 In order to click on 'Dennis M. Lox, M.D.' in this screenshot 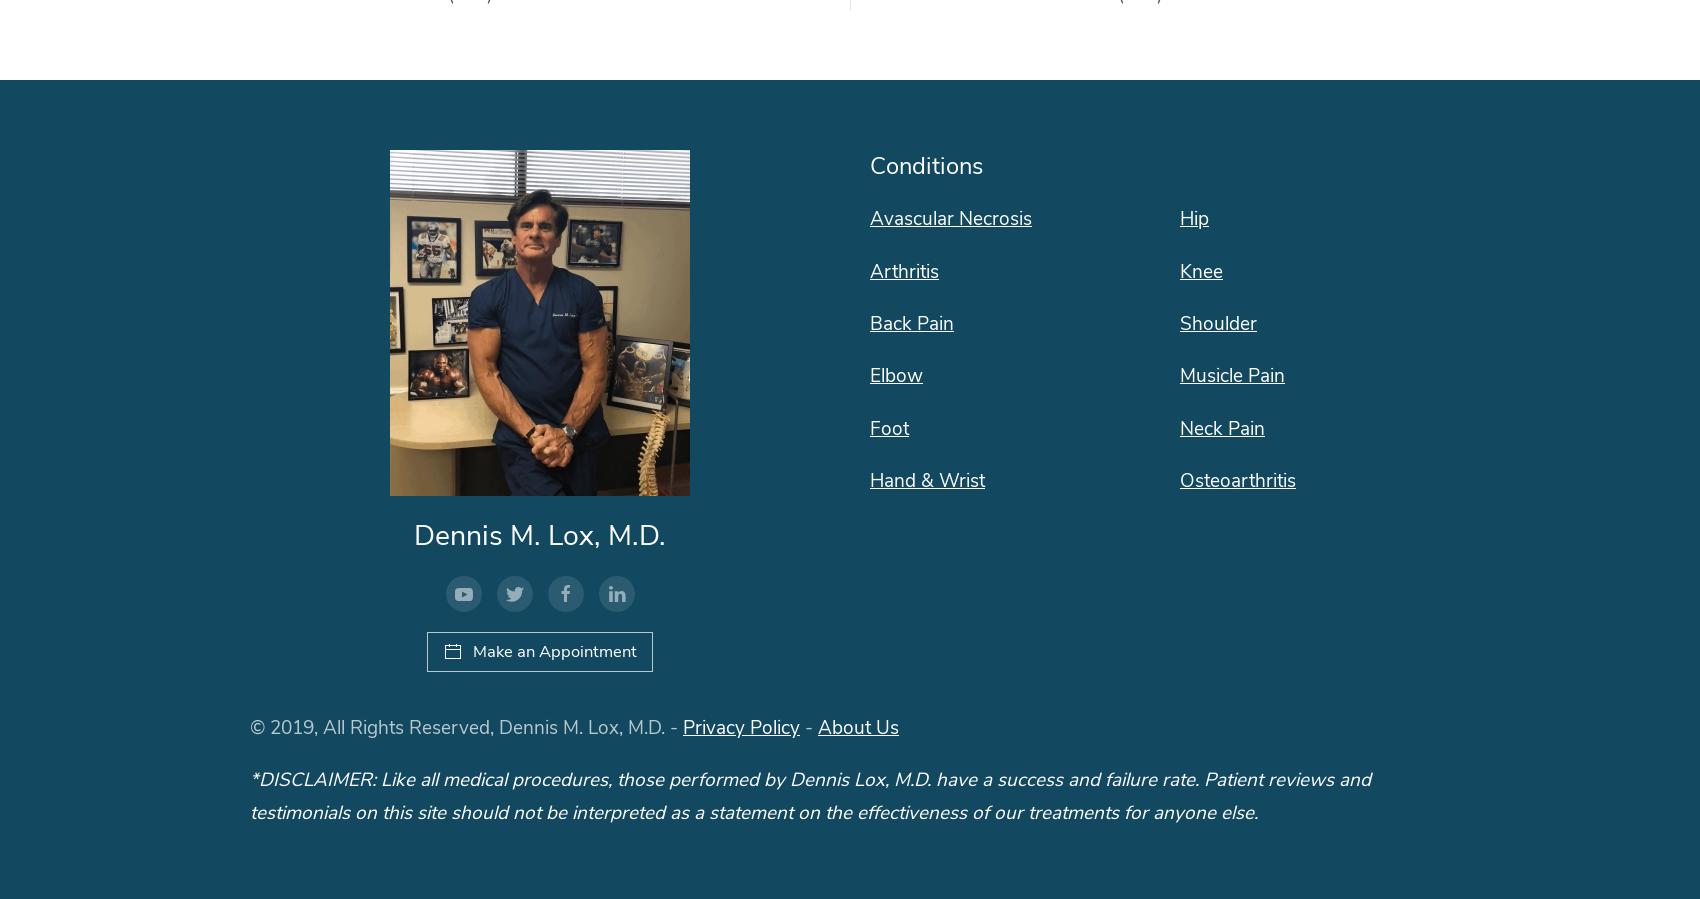, I will do `click(538, 535)`.